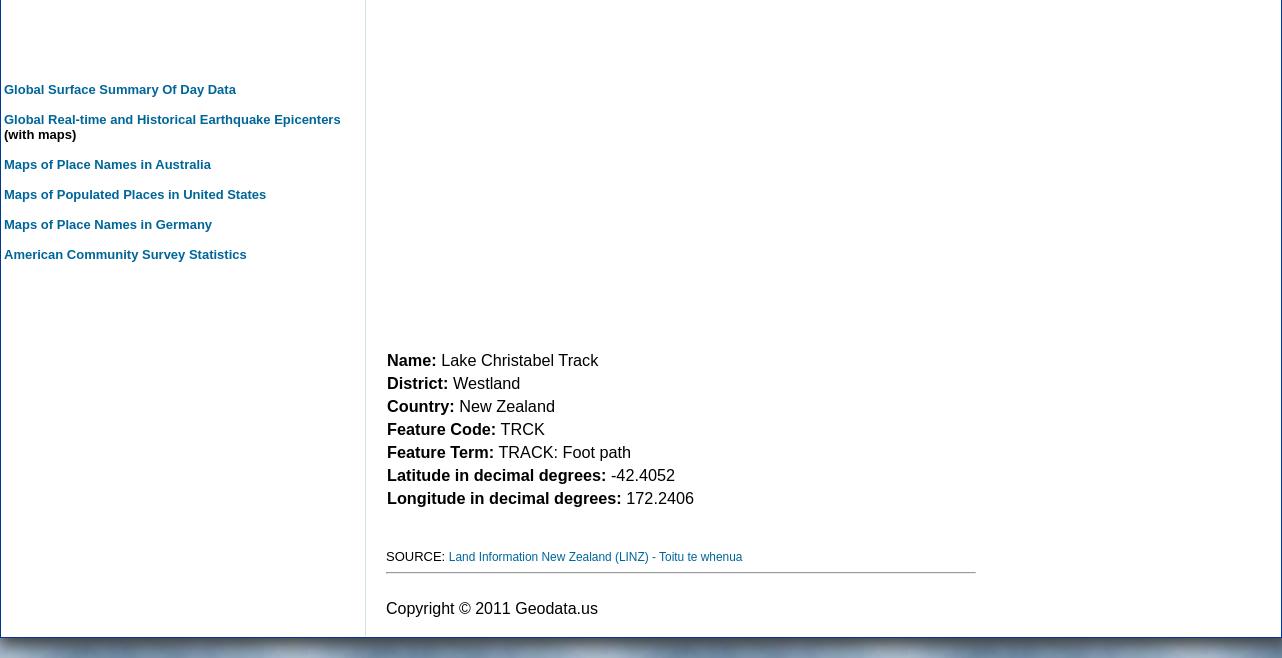 This screenshot has height=658, width=1282. I want to click on '(with maps)', so click(39, 133).